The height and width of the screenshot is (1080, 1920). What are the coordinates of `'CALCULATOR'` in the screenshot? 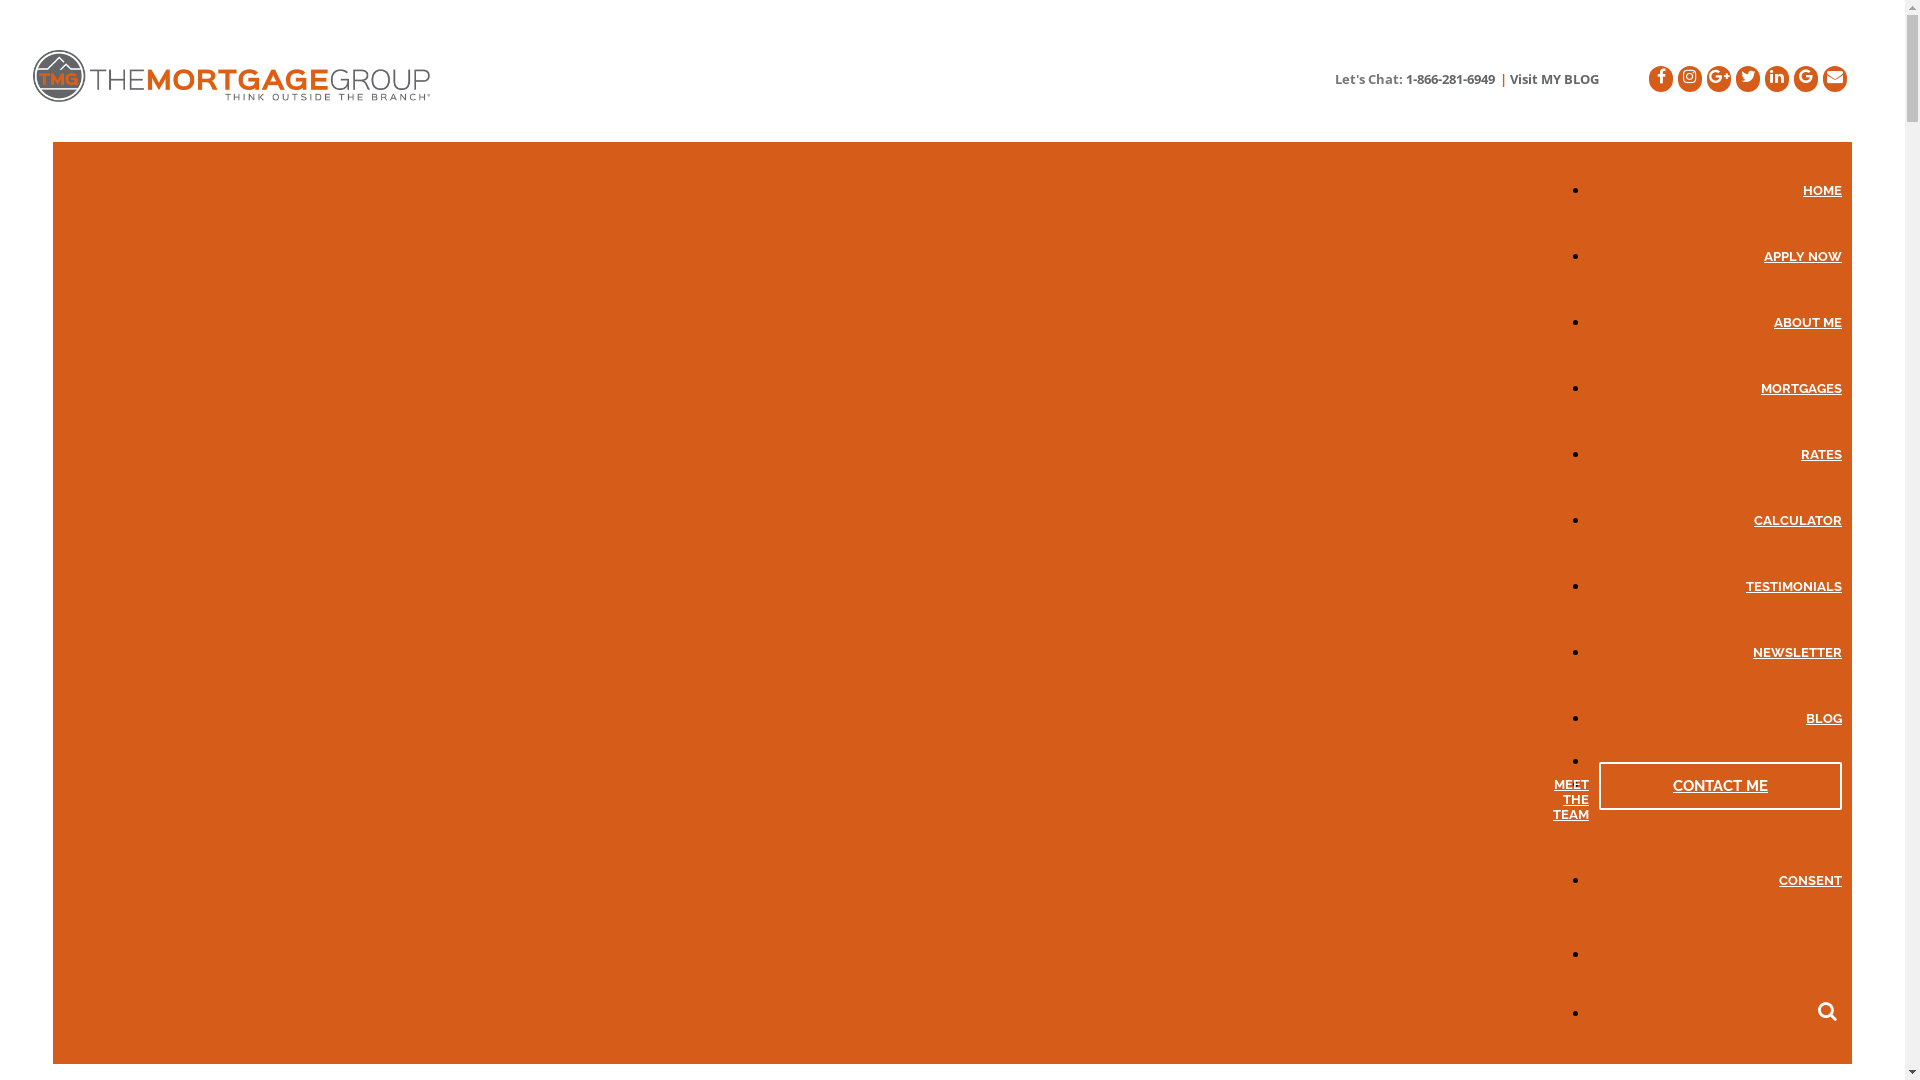 It's located at (1714, 515).